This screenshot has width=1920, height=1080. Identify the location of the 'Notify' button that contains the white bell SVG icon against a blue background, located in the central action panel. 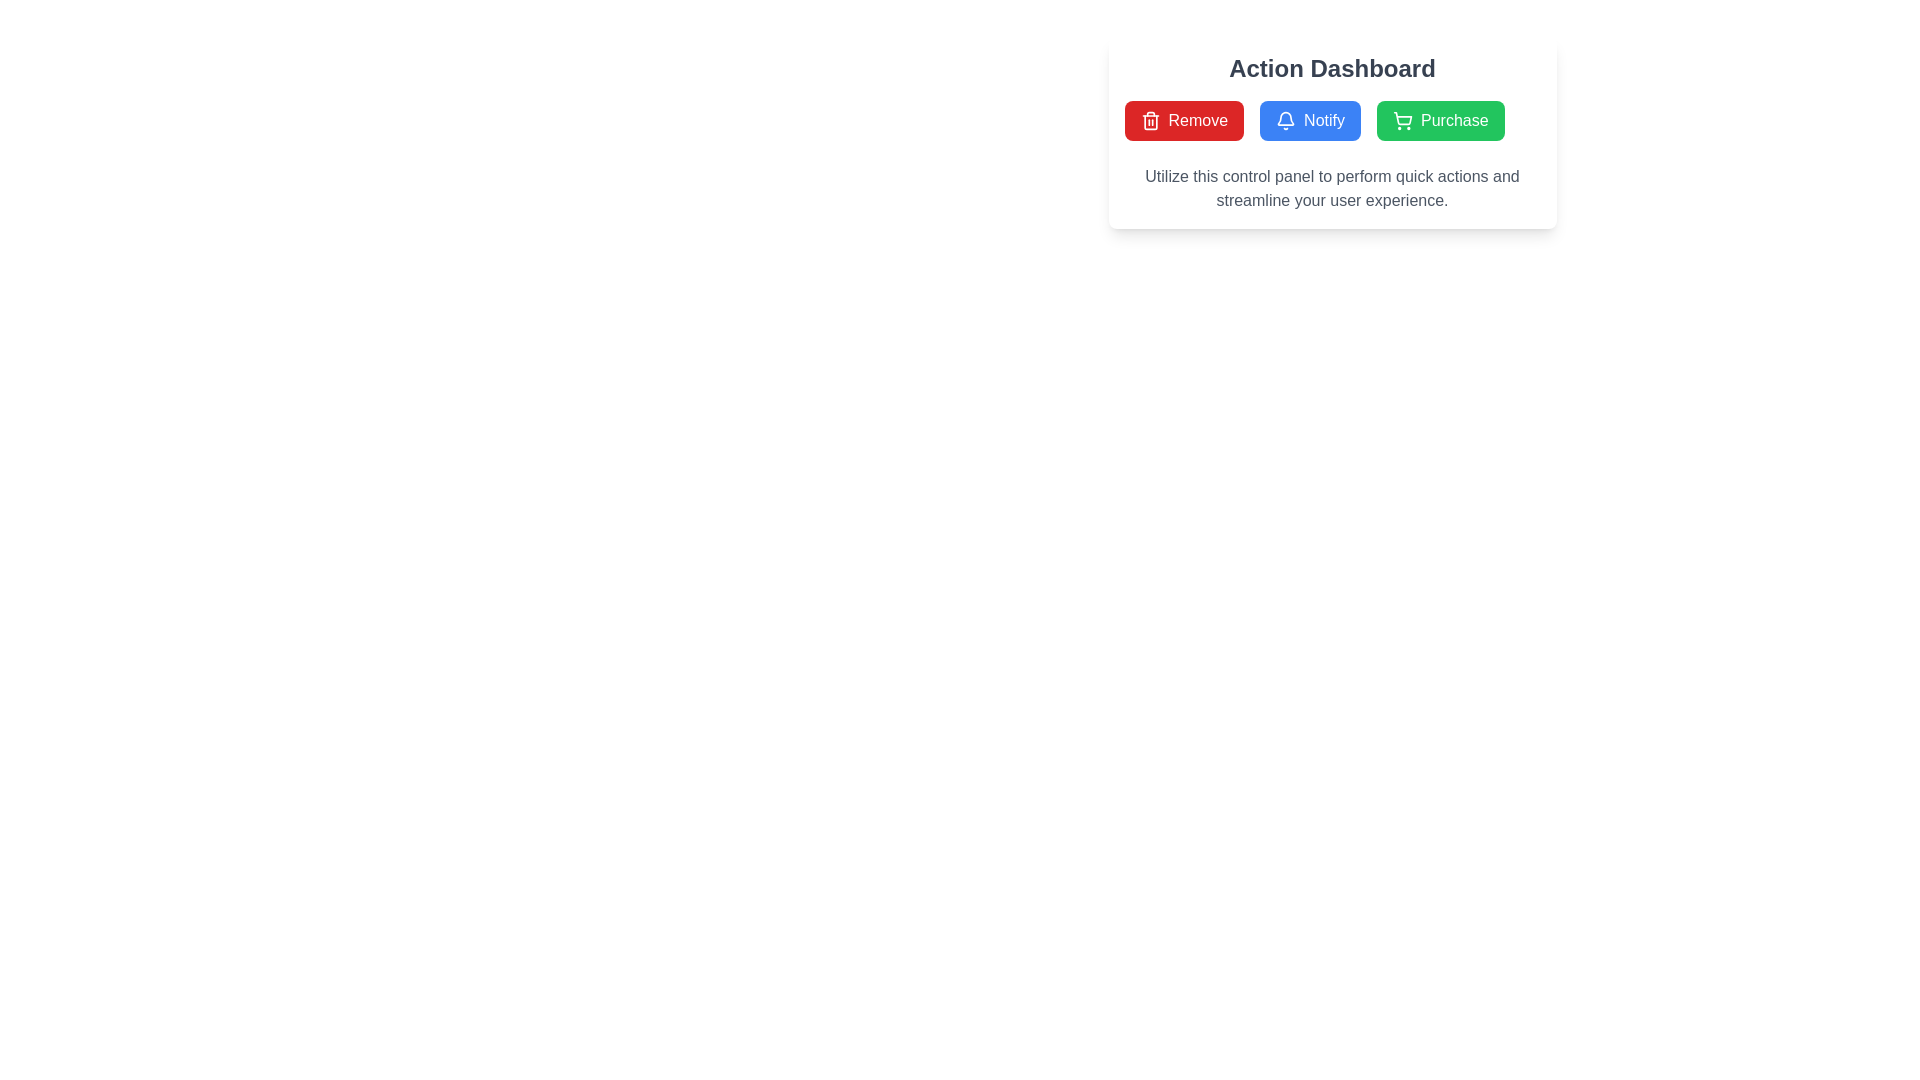
(1286, 120).